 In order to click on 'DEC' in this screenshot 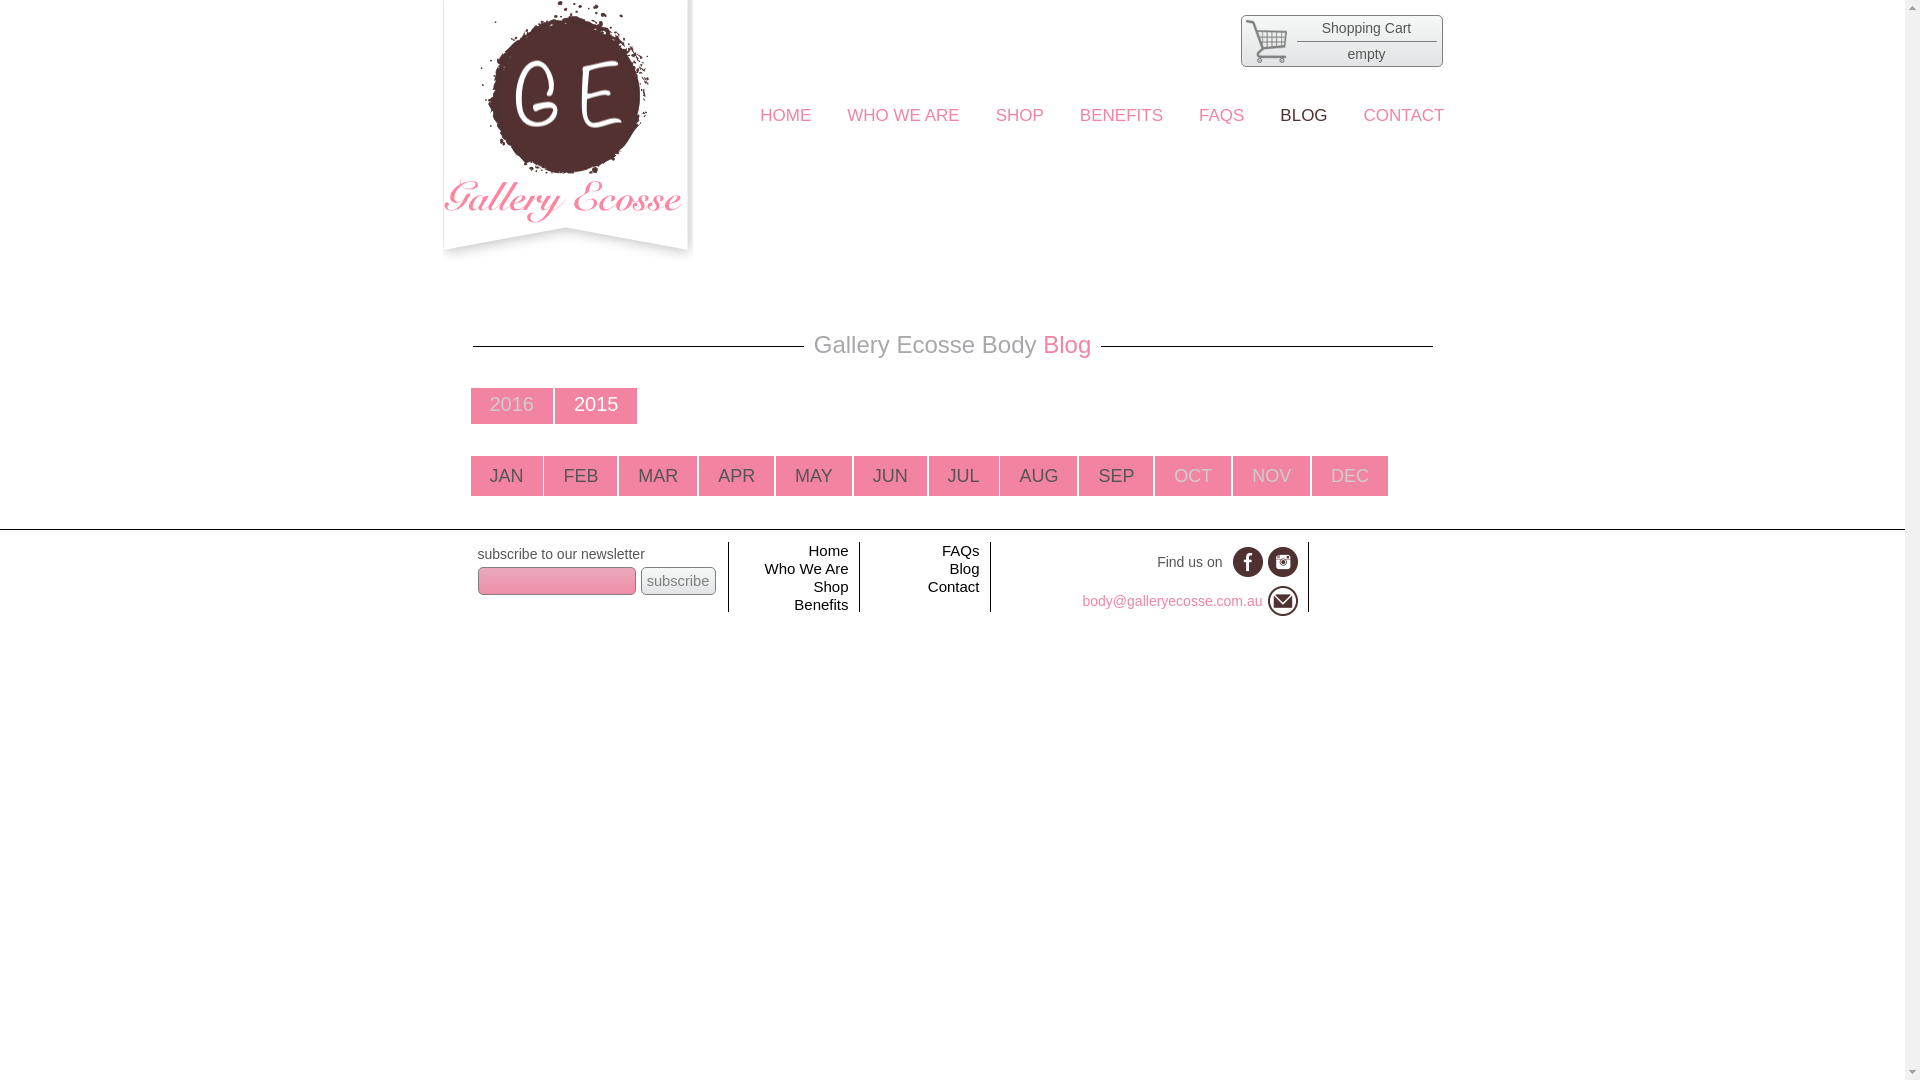, I will do `click(1349, 475)`.